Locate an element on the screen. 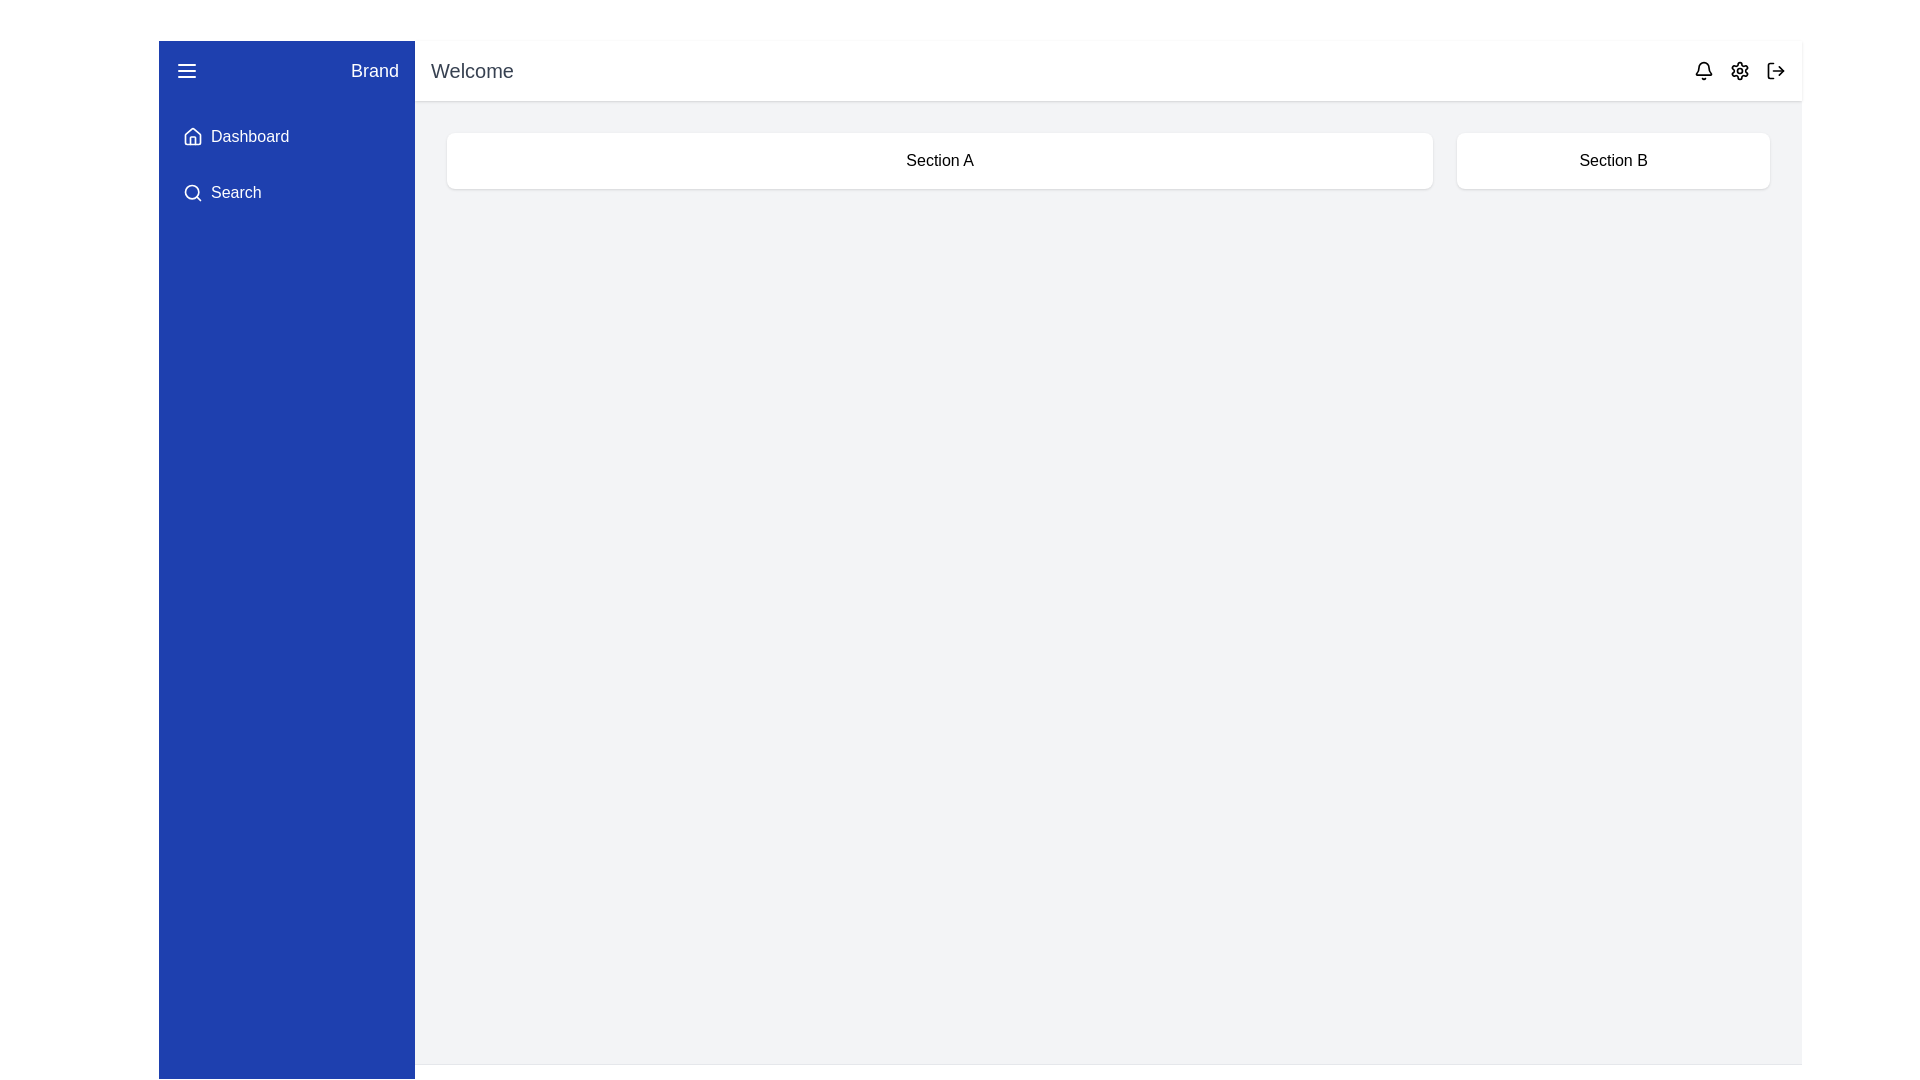  the 'Dashboard' button-like navigation item located in the left sidebar is located at coordinates (286, 136).